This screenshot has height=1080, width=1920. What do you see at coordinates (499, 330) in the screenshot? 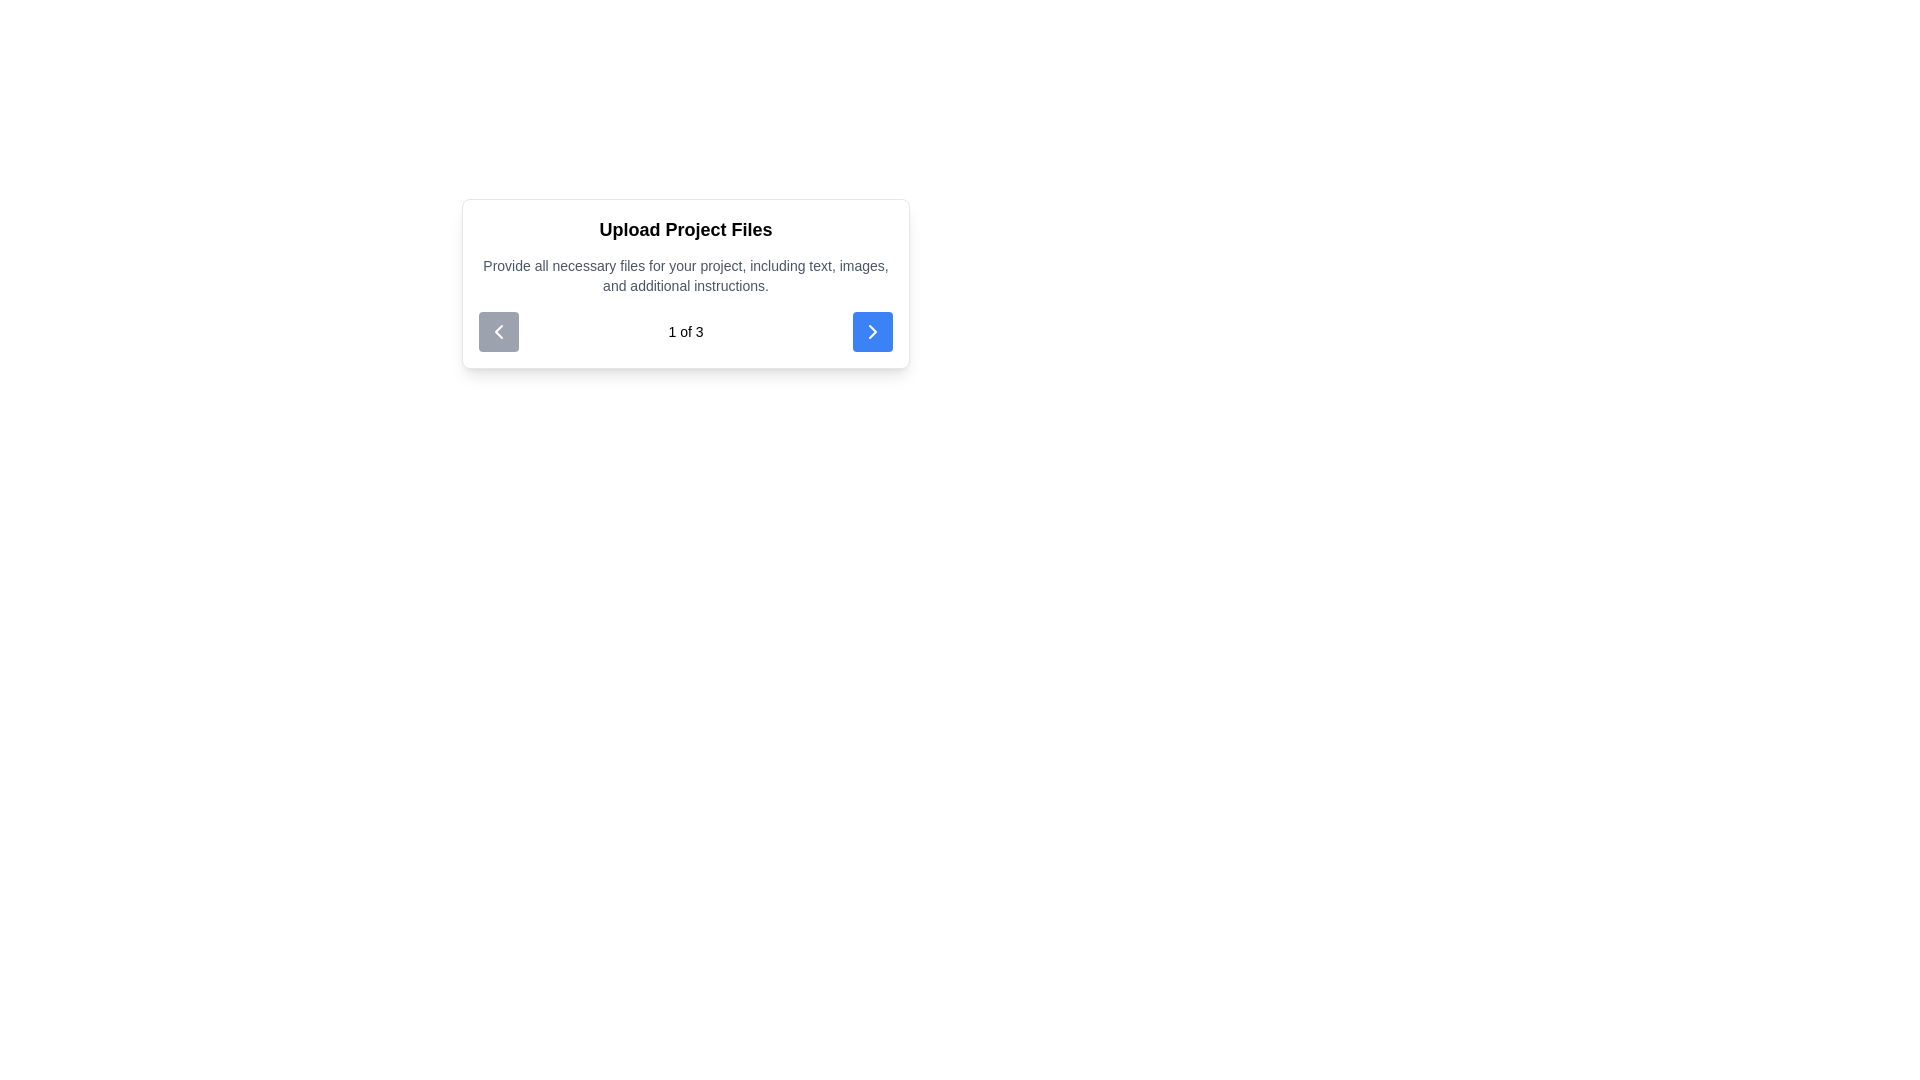
I see `the left navigation button for the previous page in the pagination control` at bounding box center [499, 330].